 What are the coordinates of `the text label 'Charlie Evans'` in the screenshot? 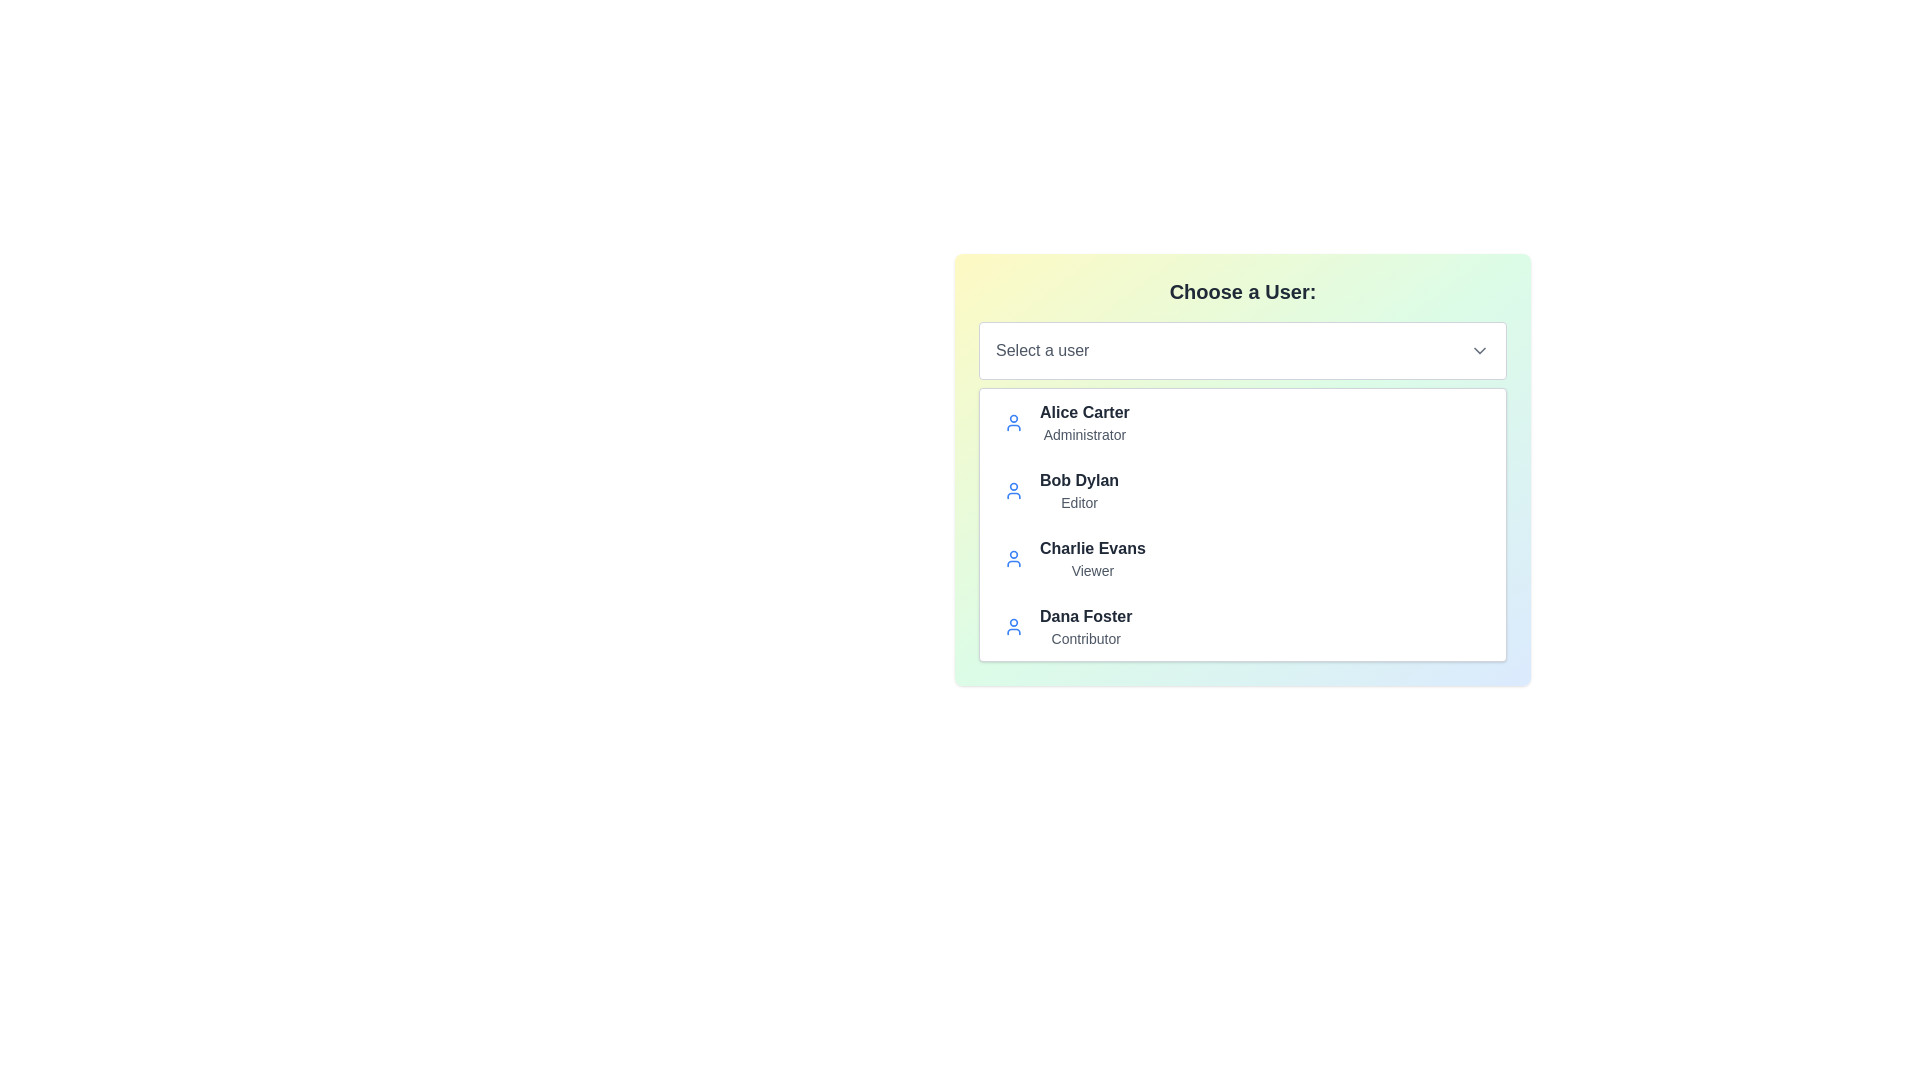 It's located at (1091, 548).